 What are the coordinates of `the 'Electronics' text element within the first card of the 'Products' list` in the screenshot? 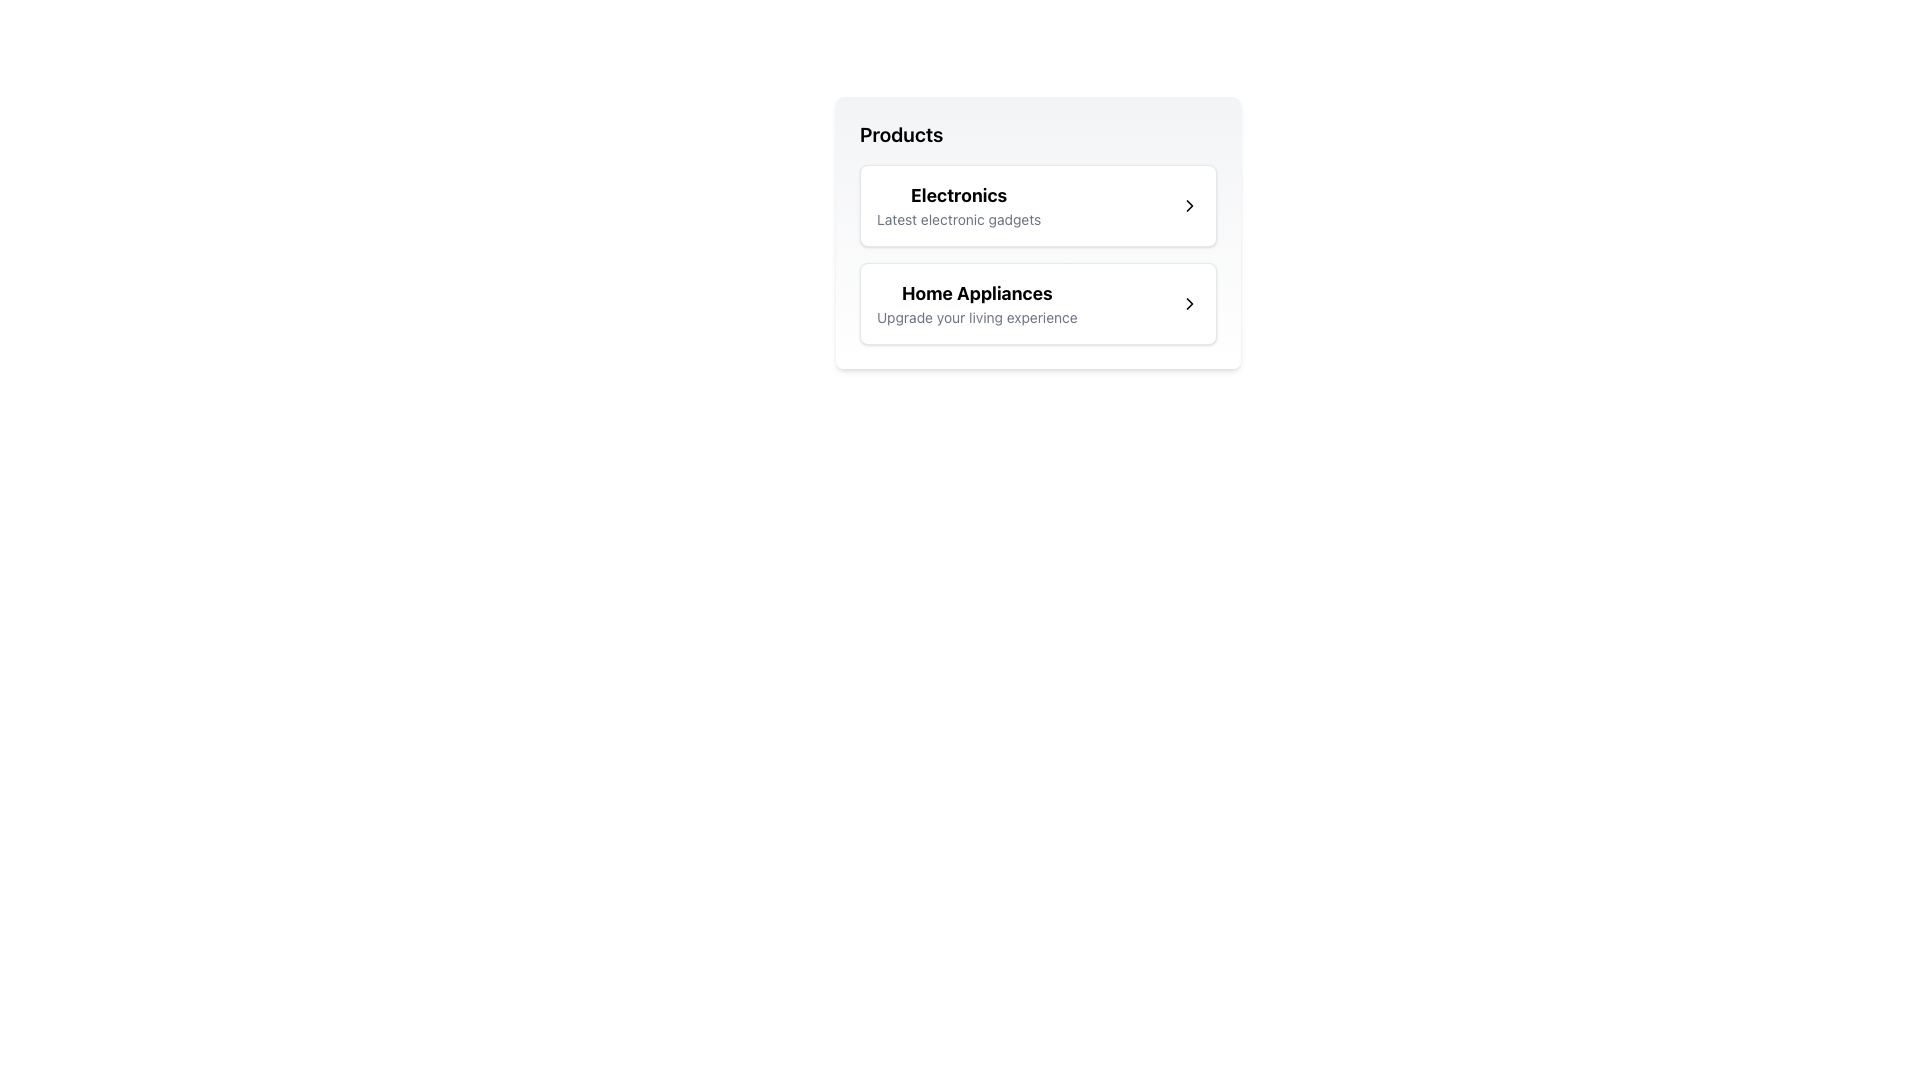 It's located at (958, 205).